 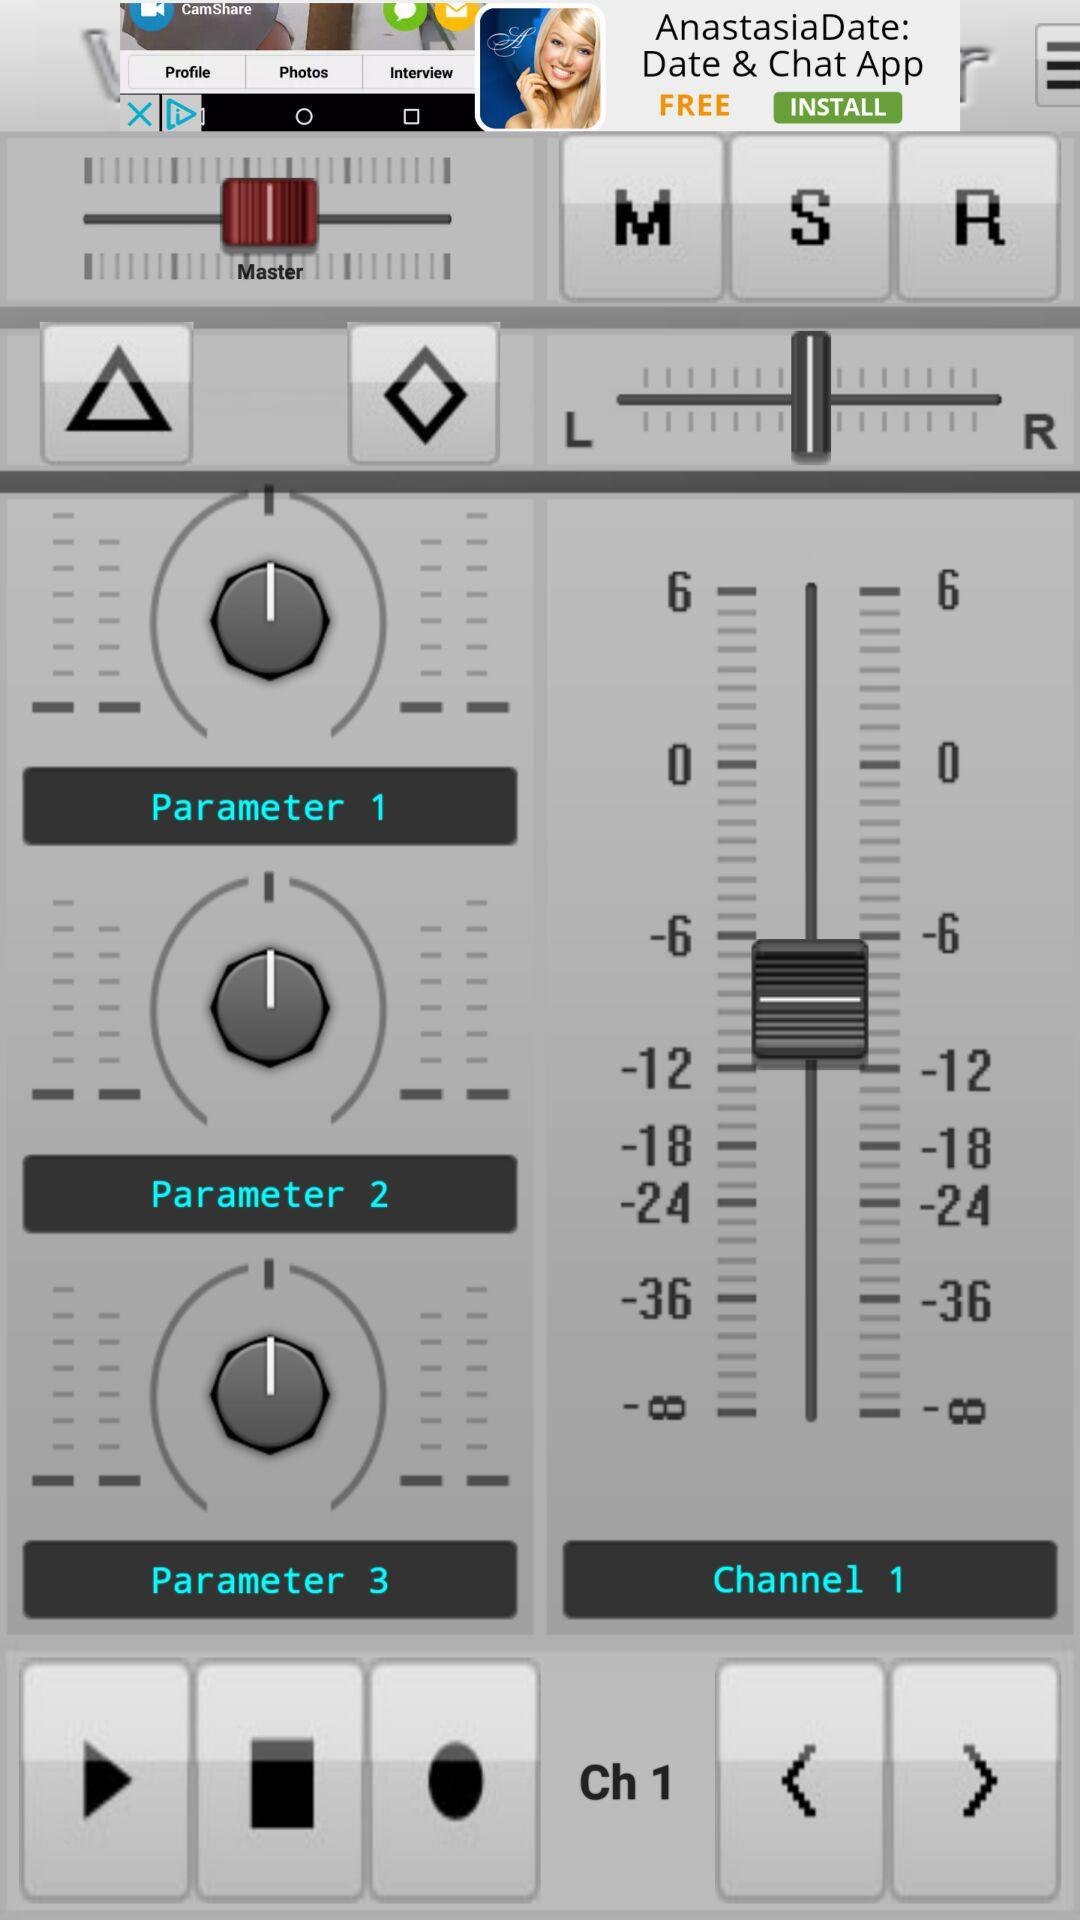 I want to click on the menu icon, so click(x=1056, y=65).